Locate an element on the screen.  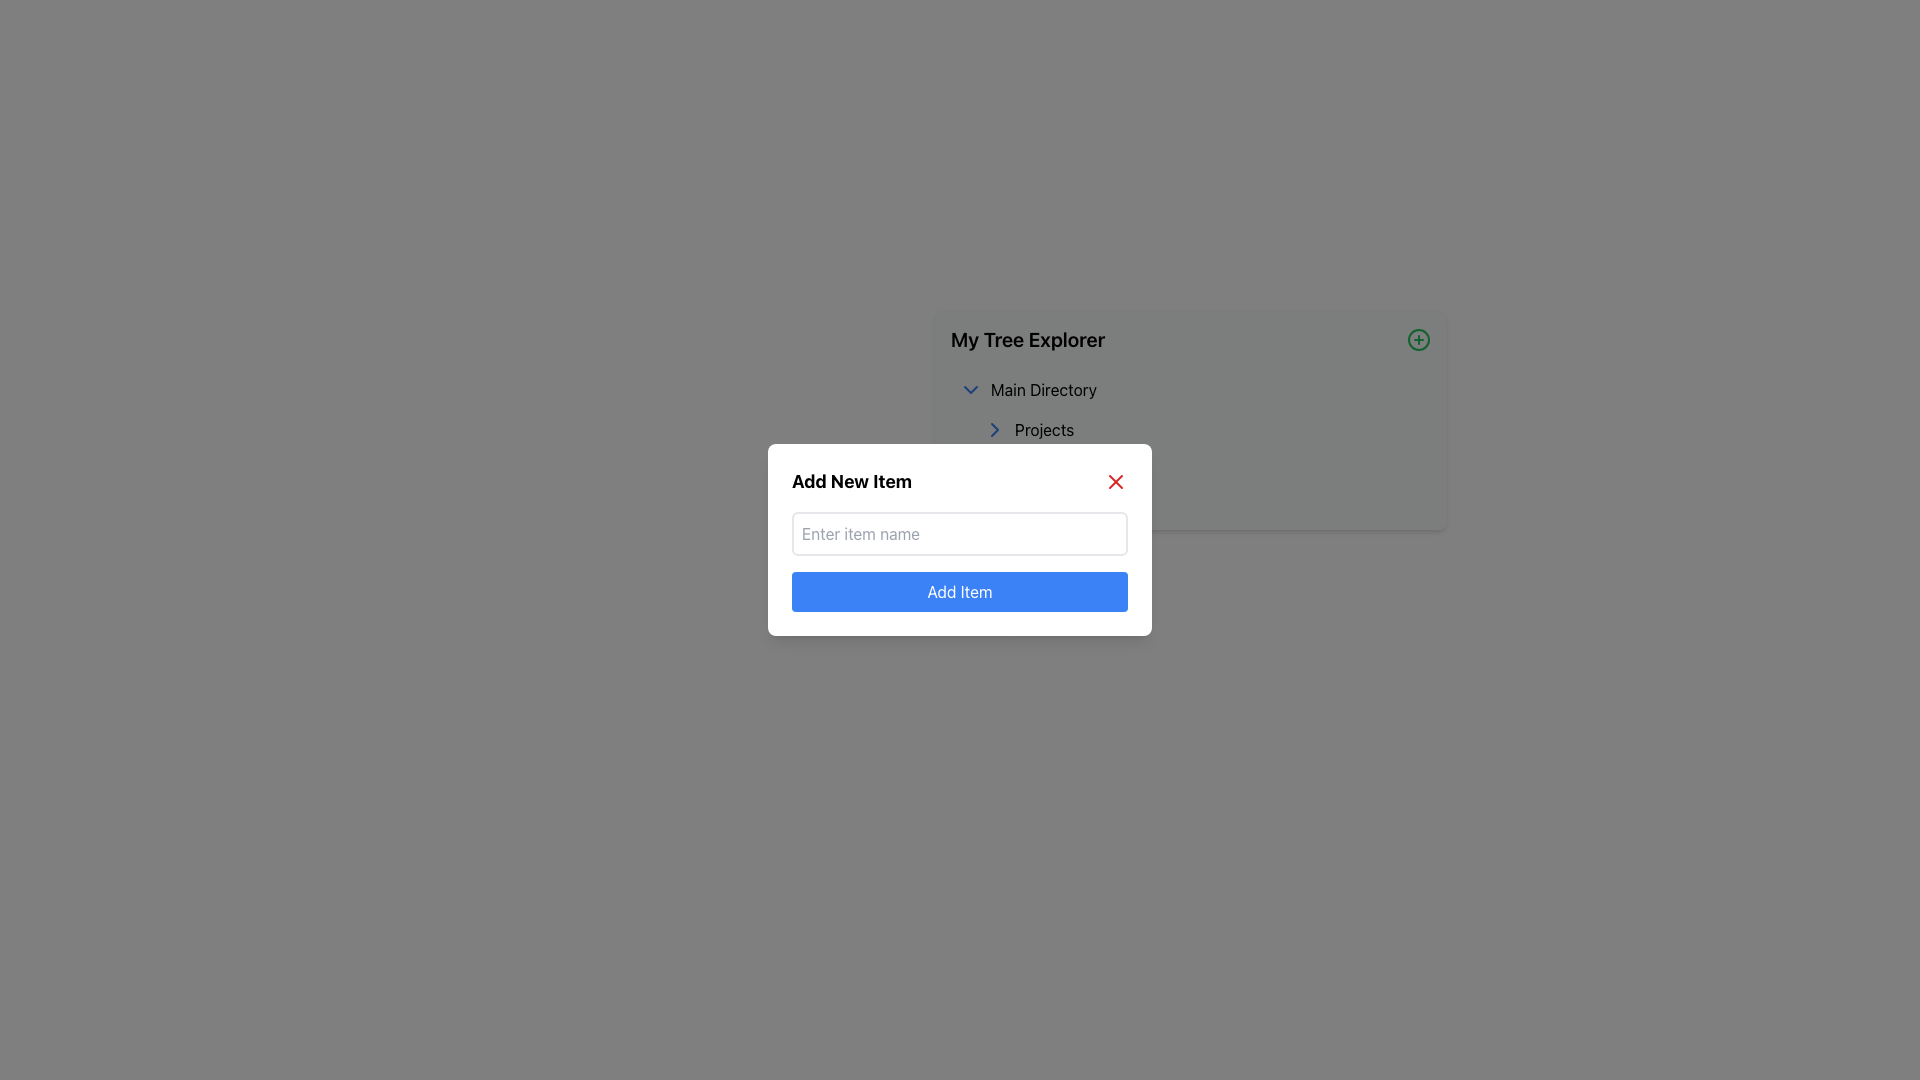
the 'Main Directory' text label in the hierarchical tree view interface, which is styled bold and dark when active and is situated above the 'Projects' entry is located at coordinates (1042, 389).